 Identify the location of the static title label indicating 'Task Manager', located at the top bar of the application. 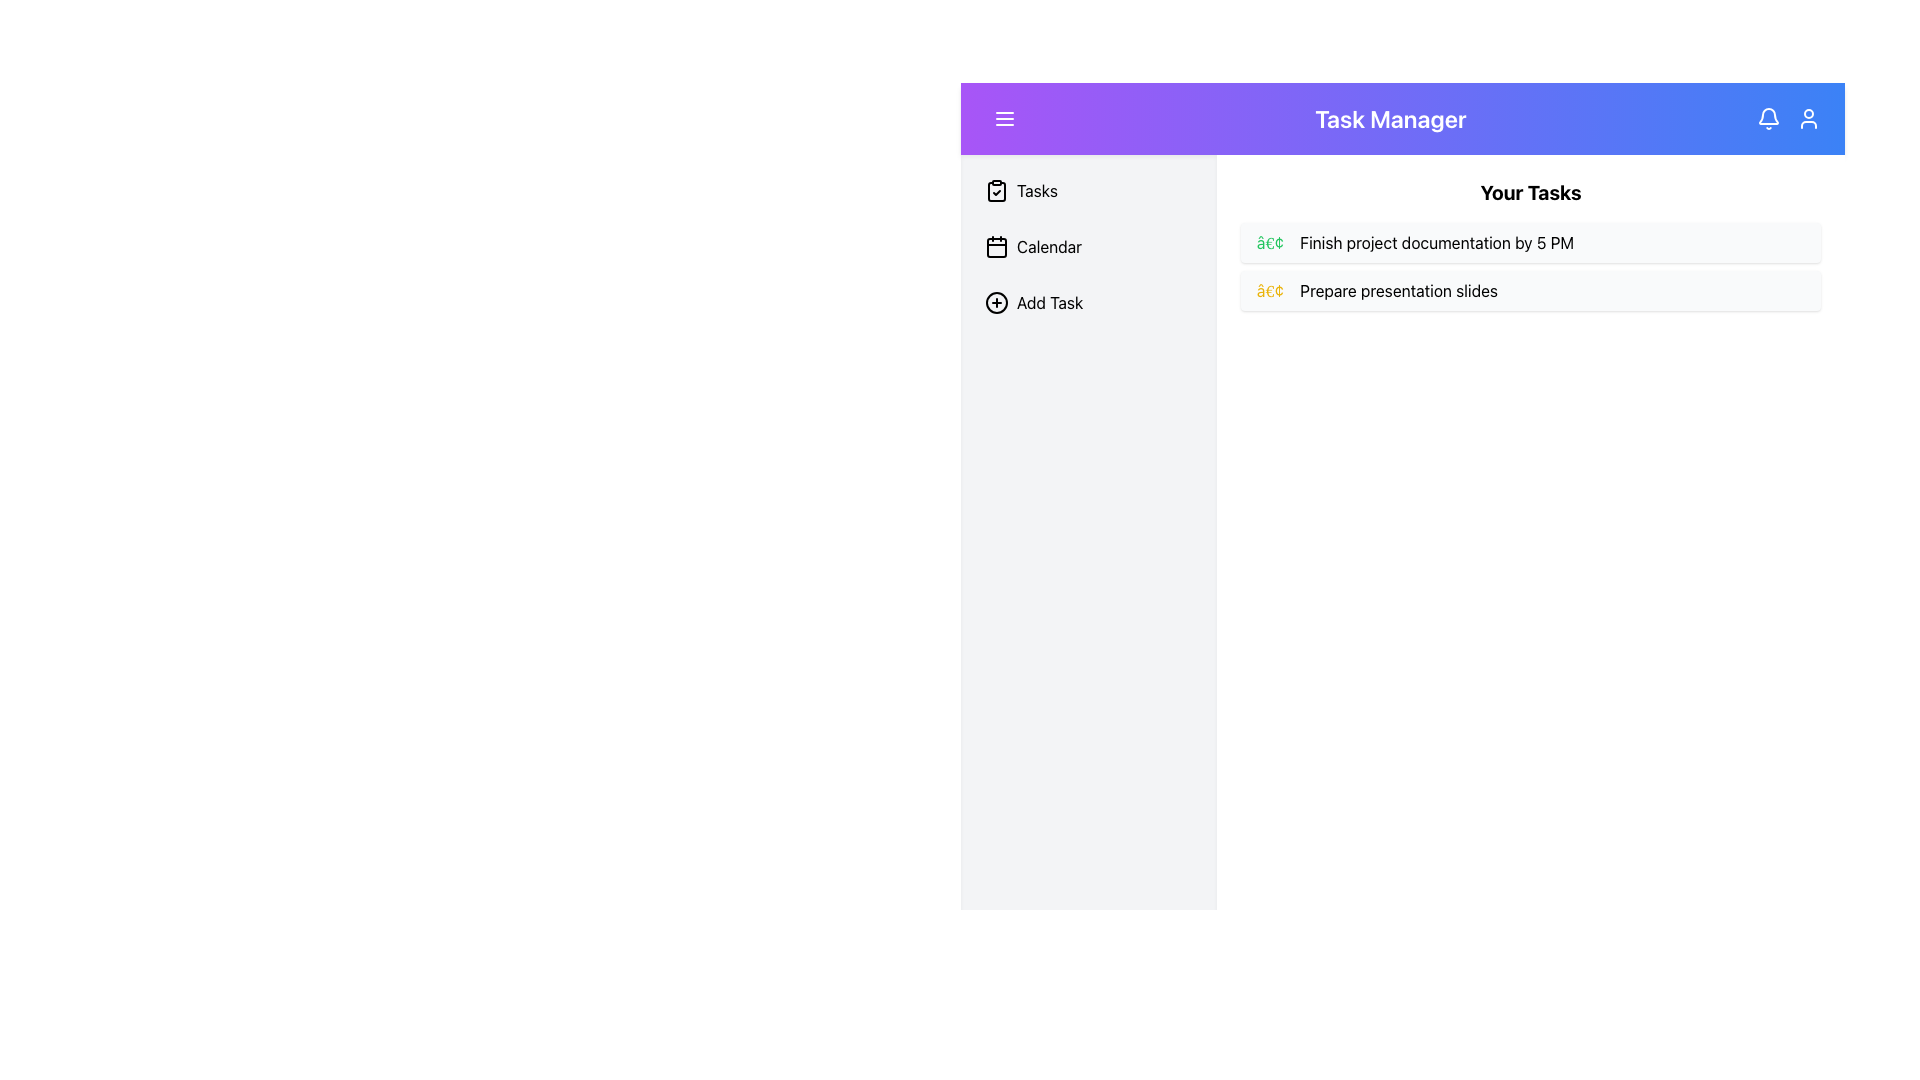
(1390, 119).